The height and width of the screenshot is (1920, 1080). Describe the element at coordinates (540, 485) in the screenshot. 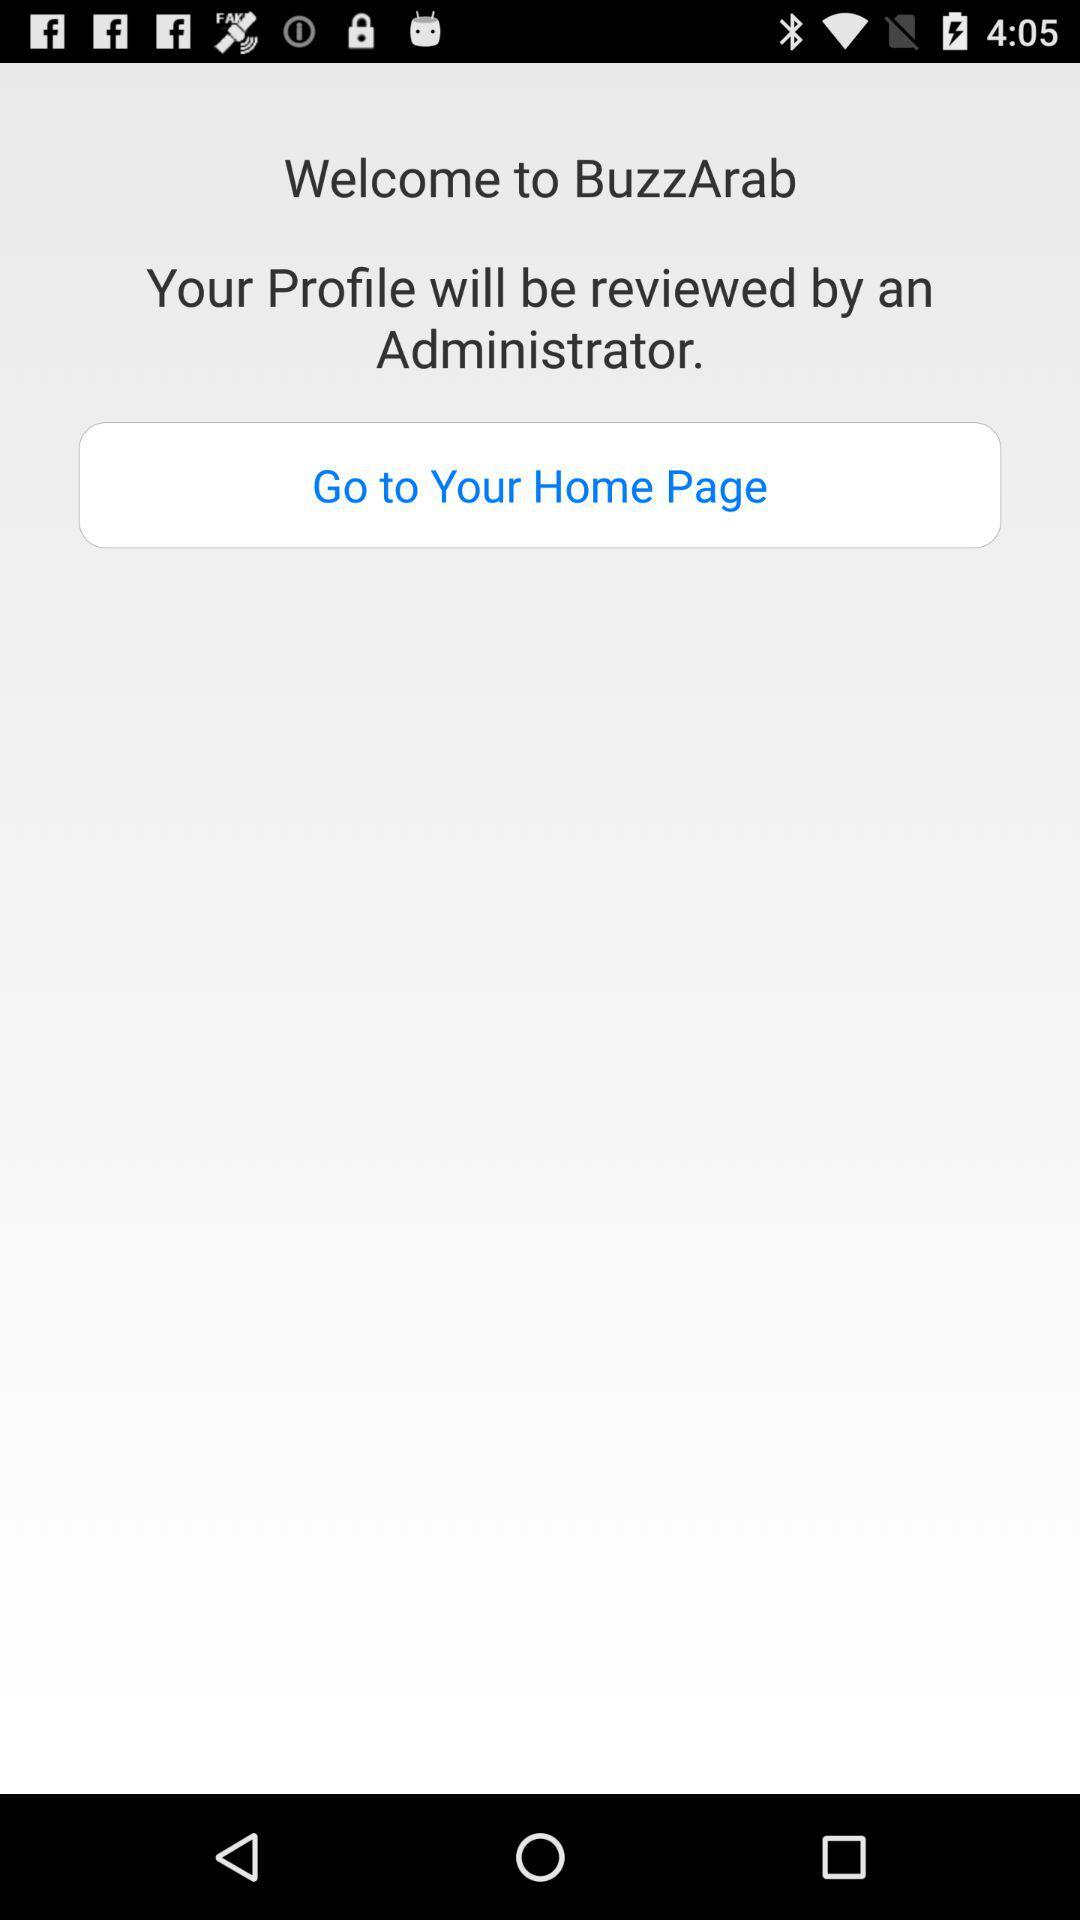

I see `go to your icon` at that location.